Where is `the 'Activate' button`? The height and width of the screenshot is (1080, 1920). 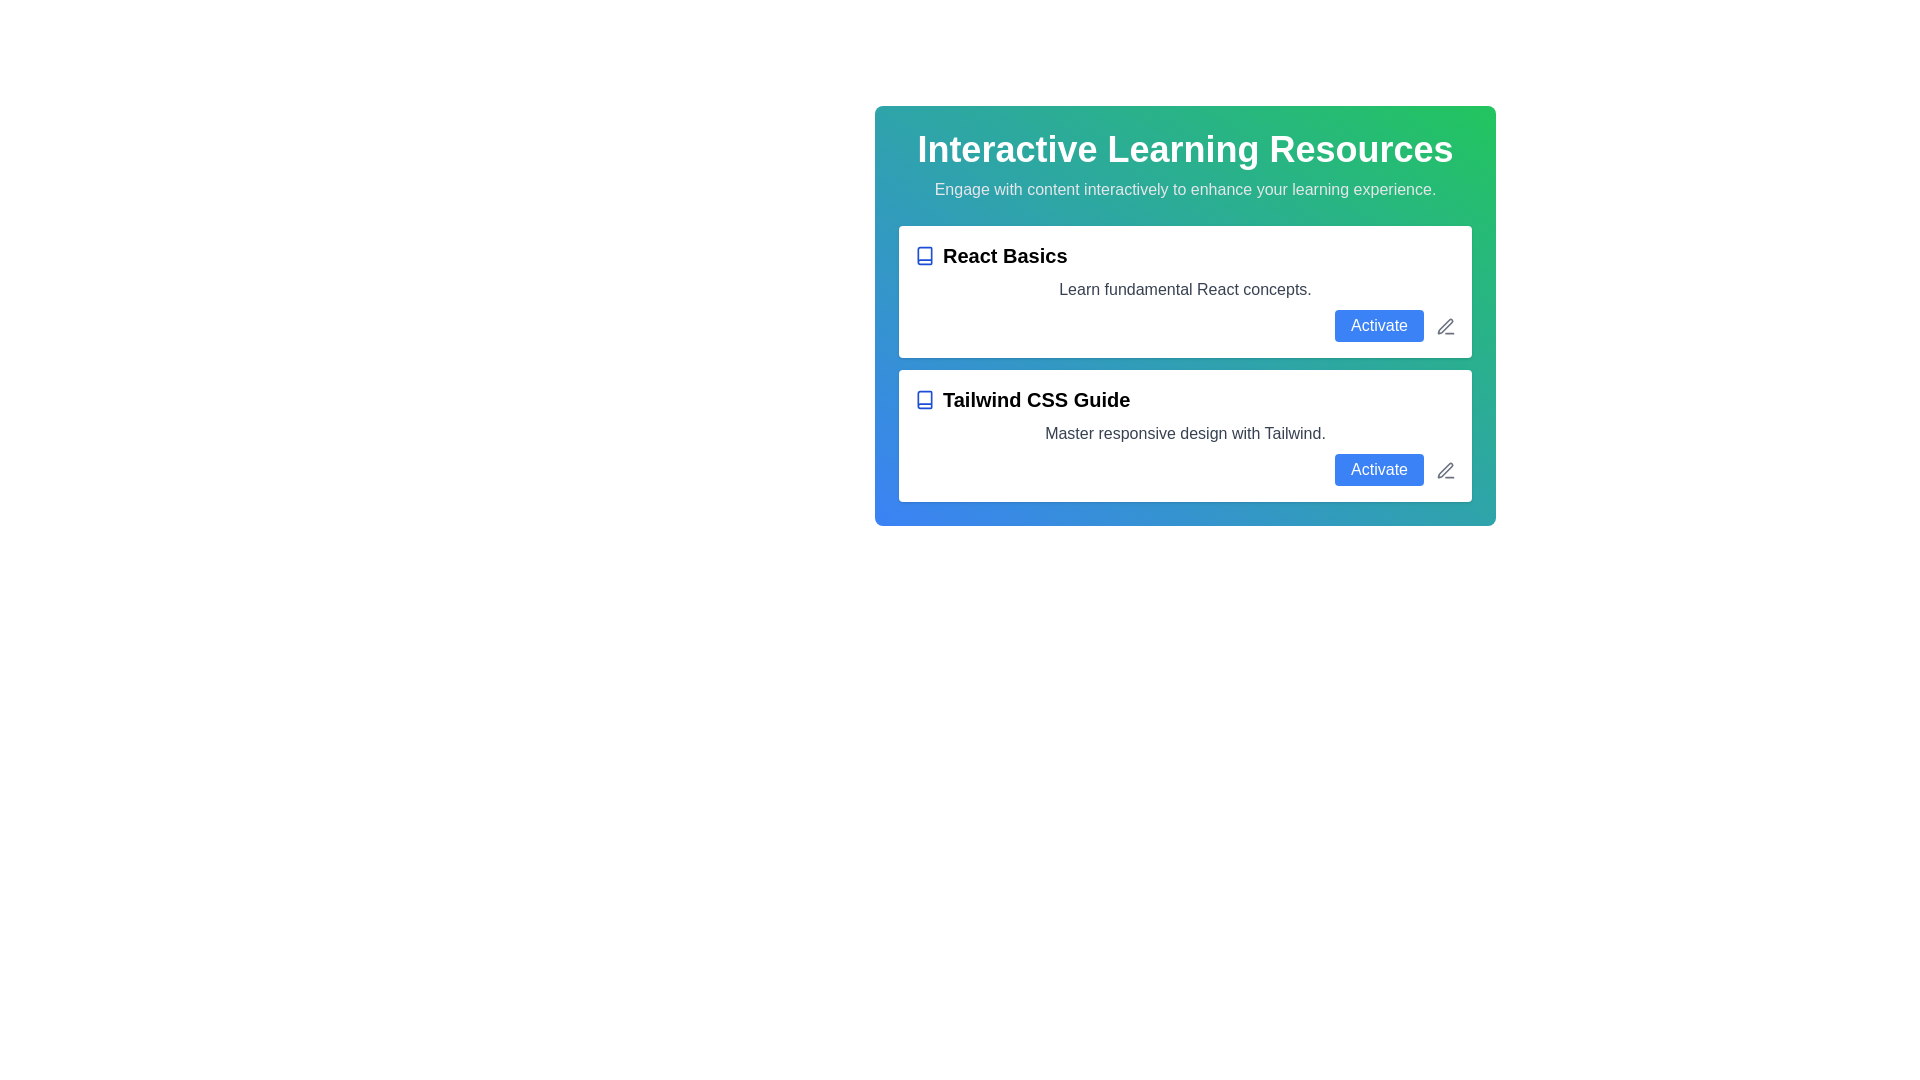 the 'Activate' button is located at coordinates (1378, 325).